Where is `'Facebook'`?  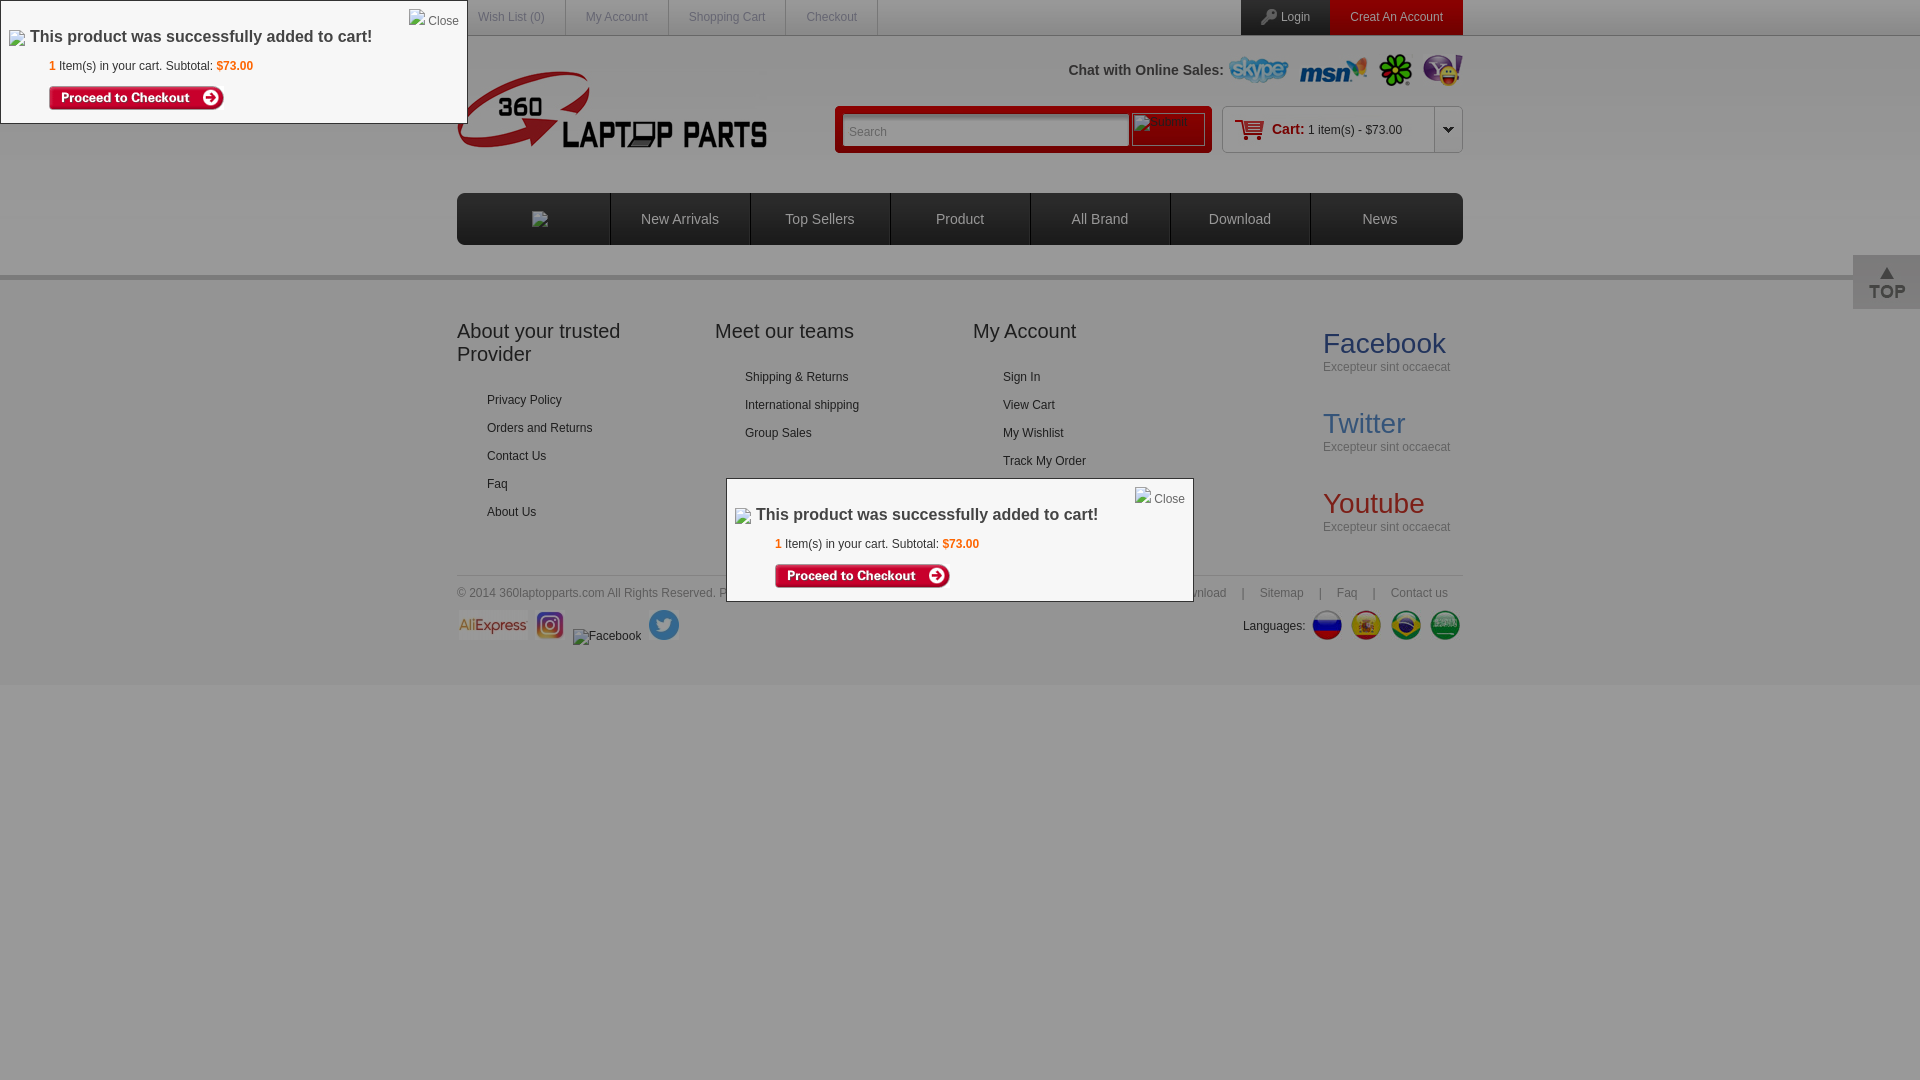
'Facebook' is located at coordinates (1383, 342).